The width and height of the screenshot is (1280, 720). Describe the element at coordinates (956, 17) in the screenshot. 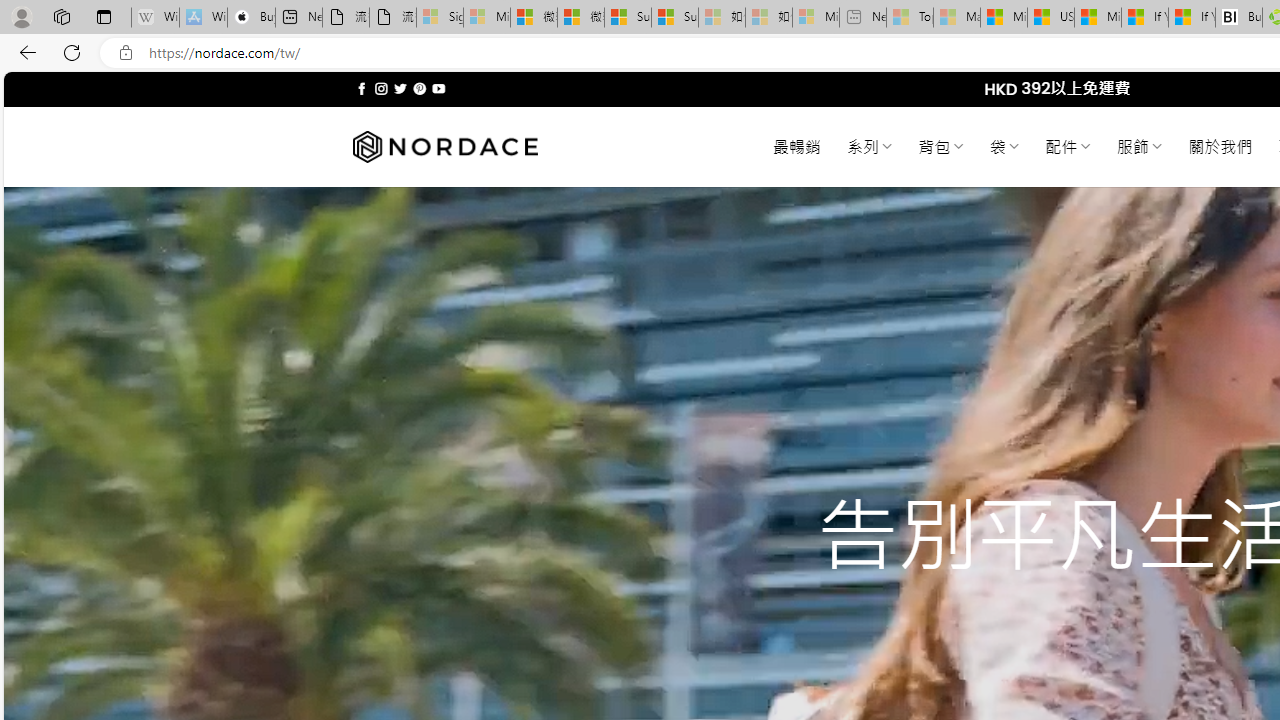

I see `'Marine life - MSN - Sleeping'` at that location.